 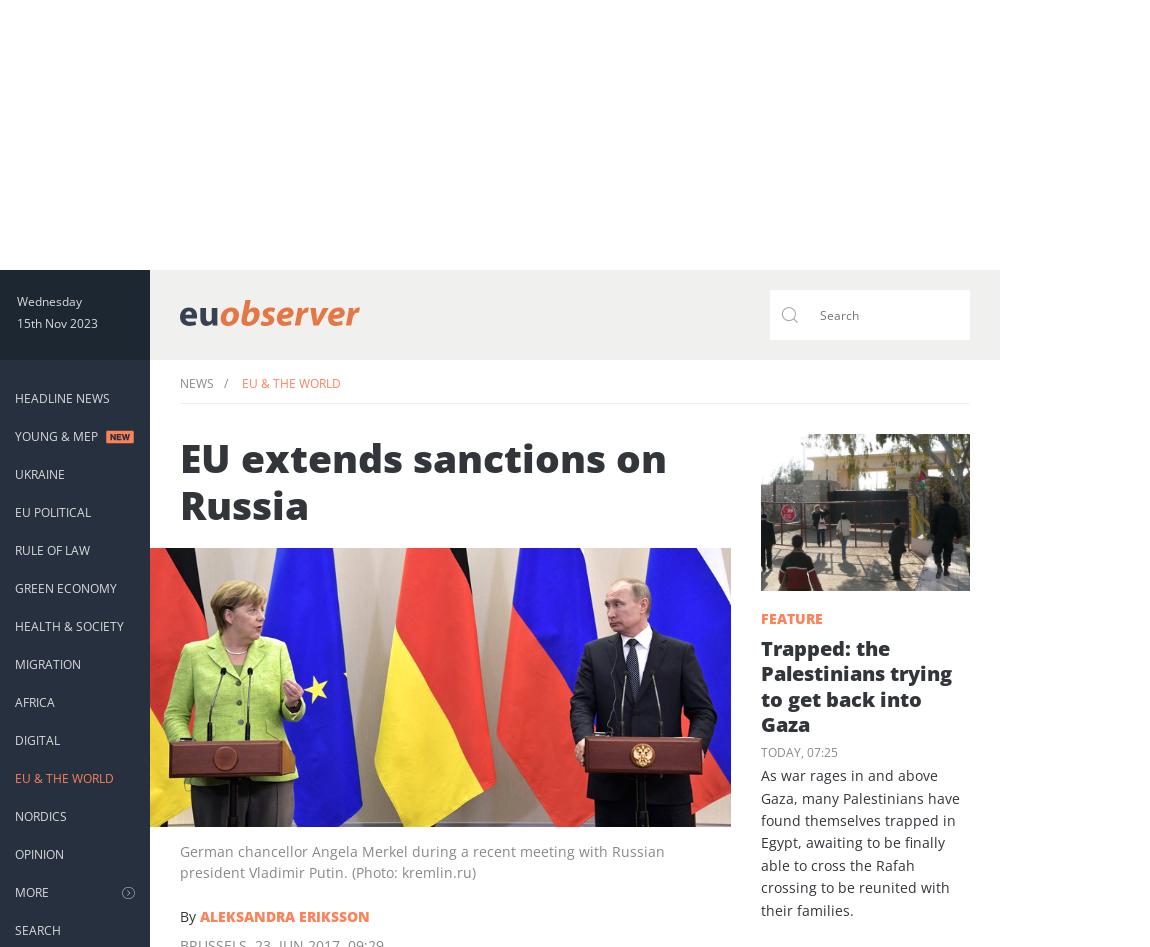 I want to click on 'Headline News', so click(x=61, y=398).